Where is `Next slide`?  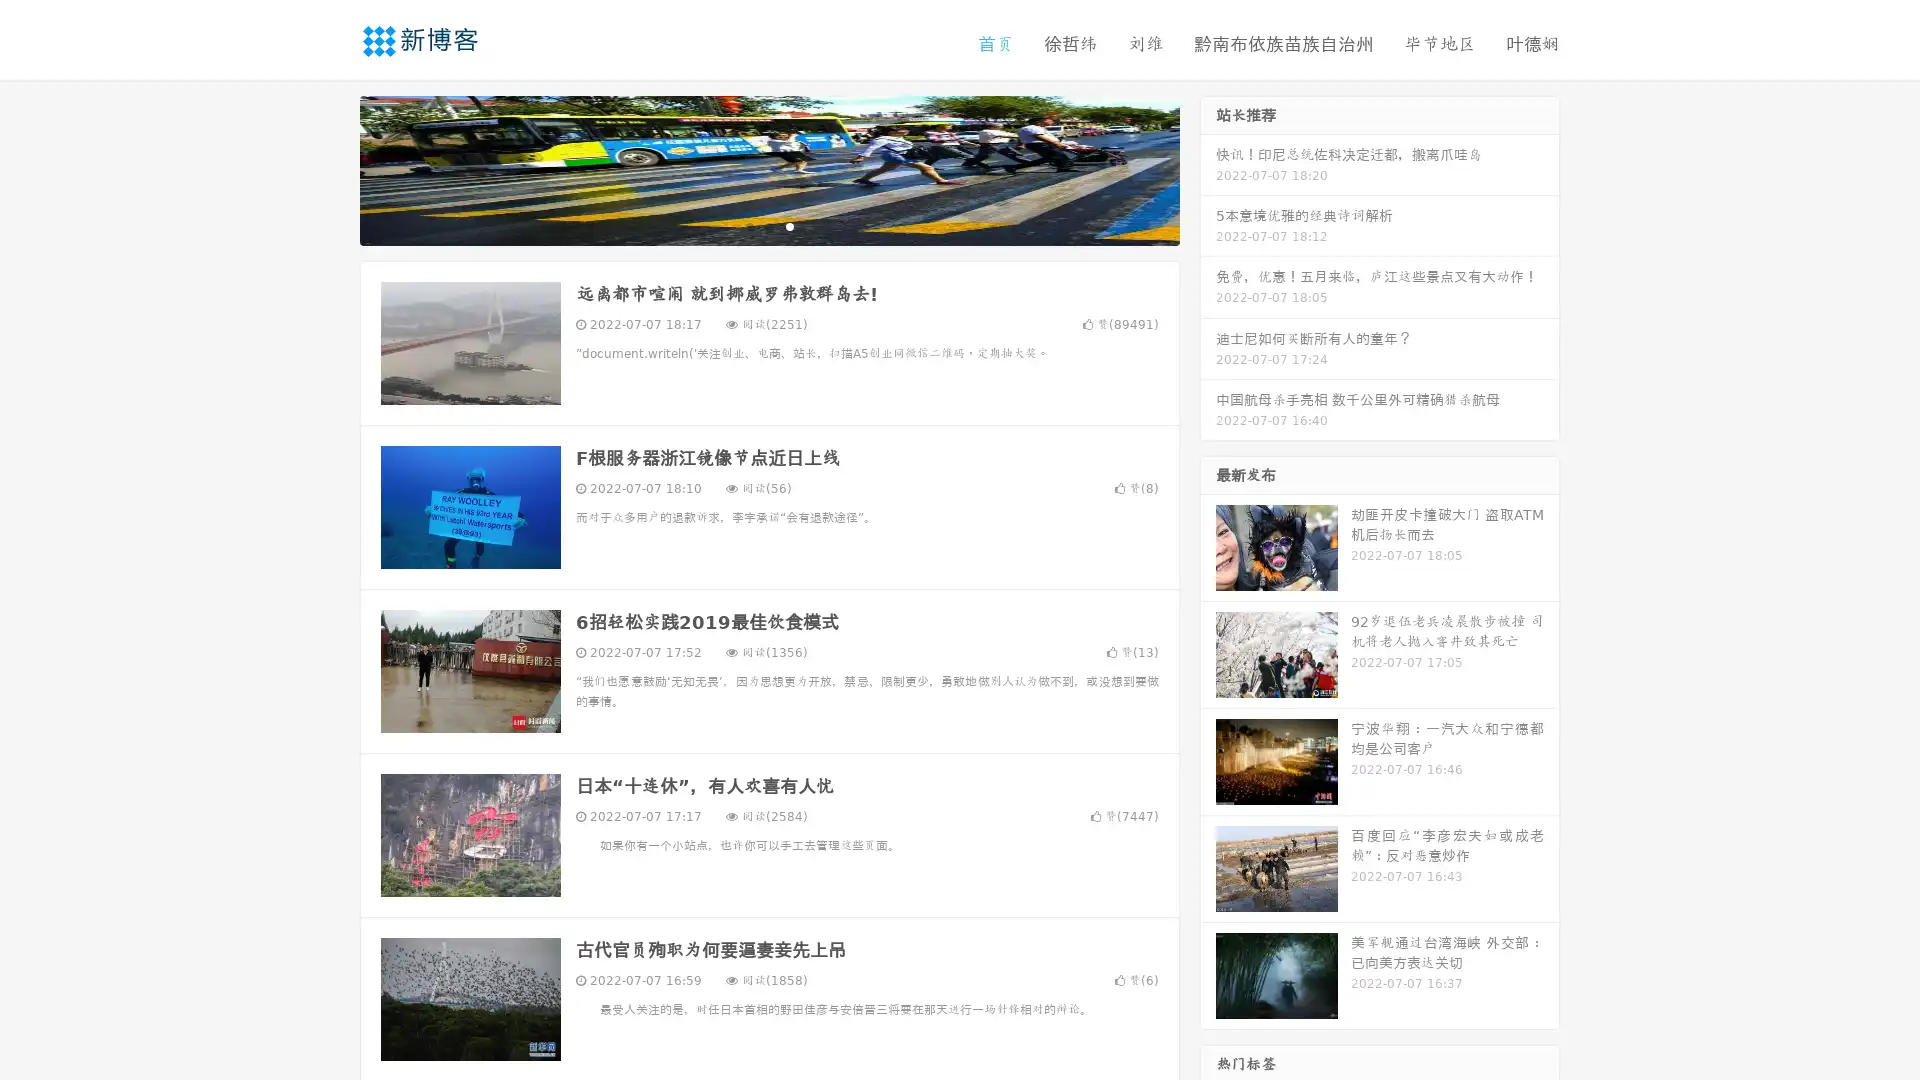
Next slide is located at coordinates (1208, 168).